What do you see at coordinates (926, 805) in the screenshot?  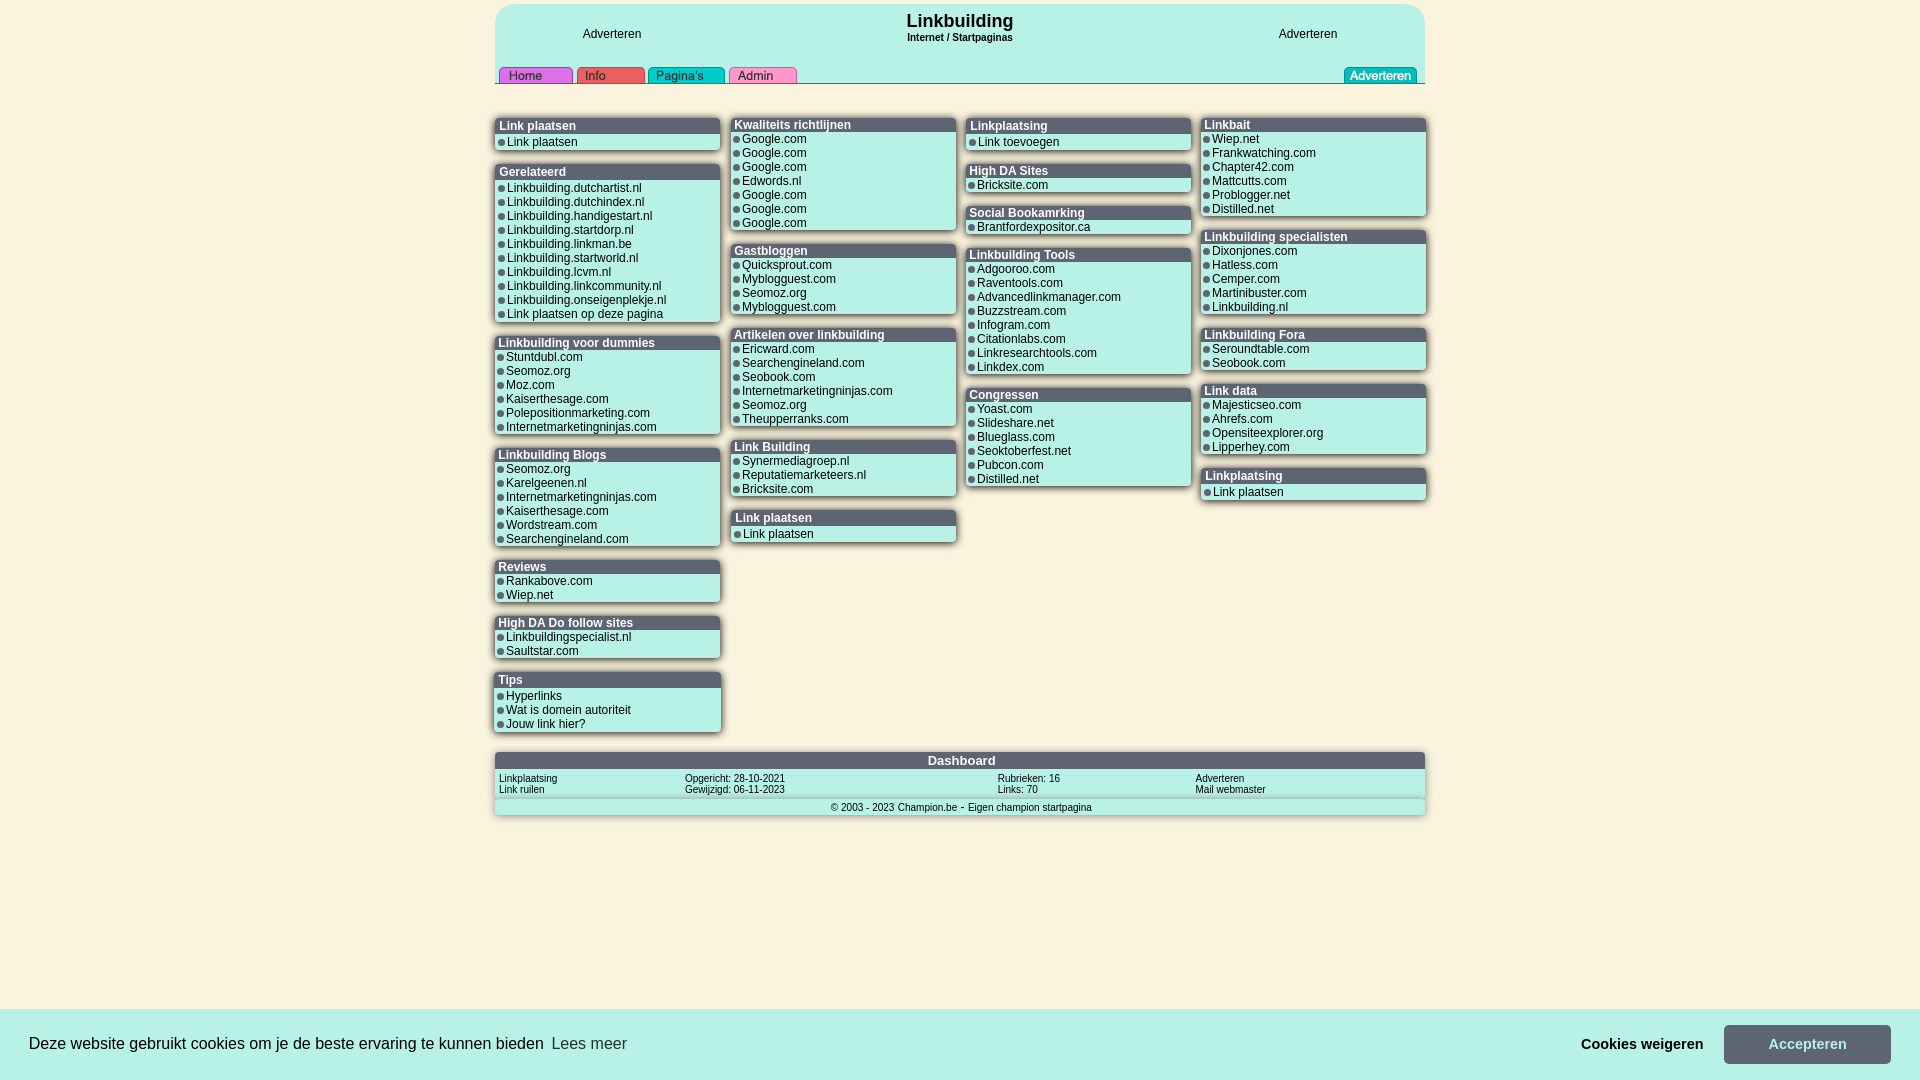 I see `'Champion.be'` at bounding box center [926, 805].